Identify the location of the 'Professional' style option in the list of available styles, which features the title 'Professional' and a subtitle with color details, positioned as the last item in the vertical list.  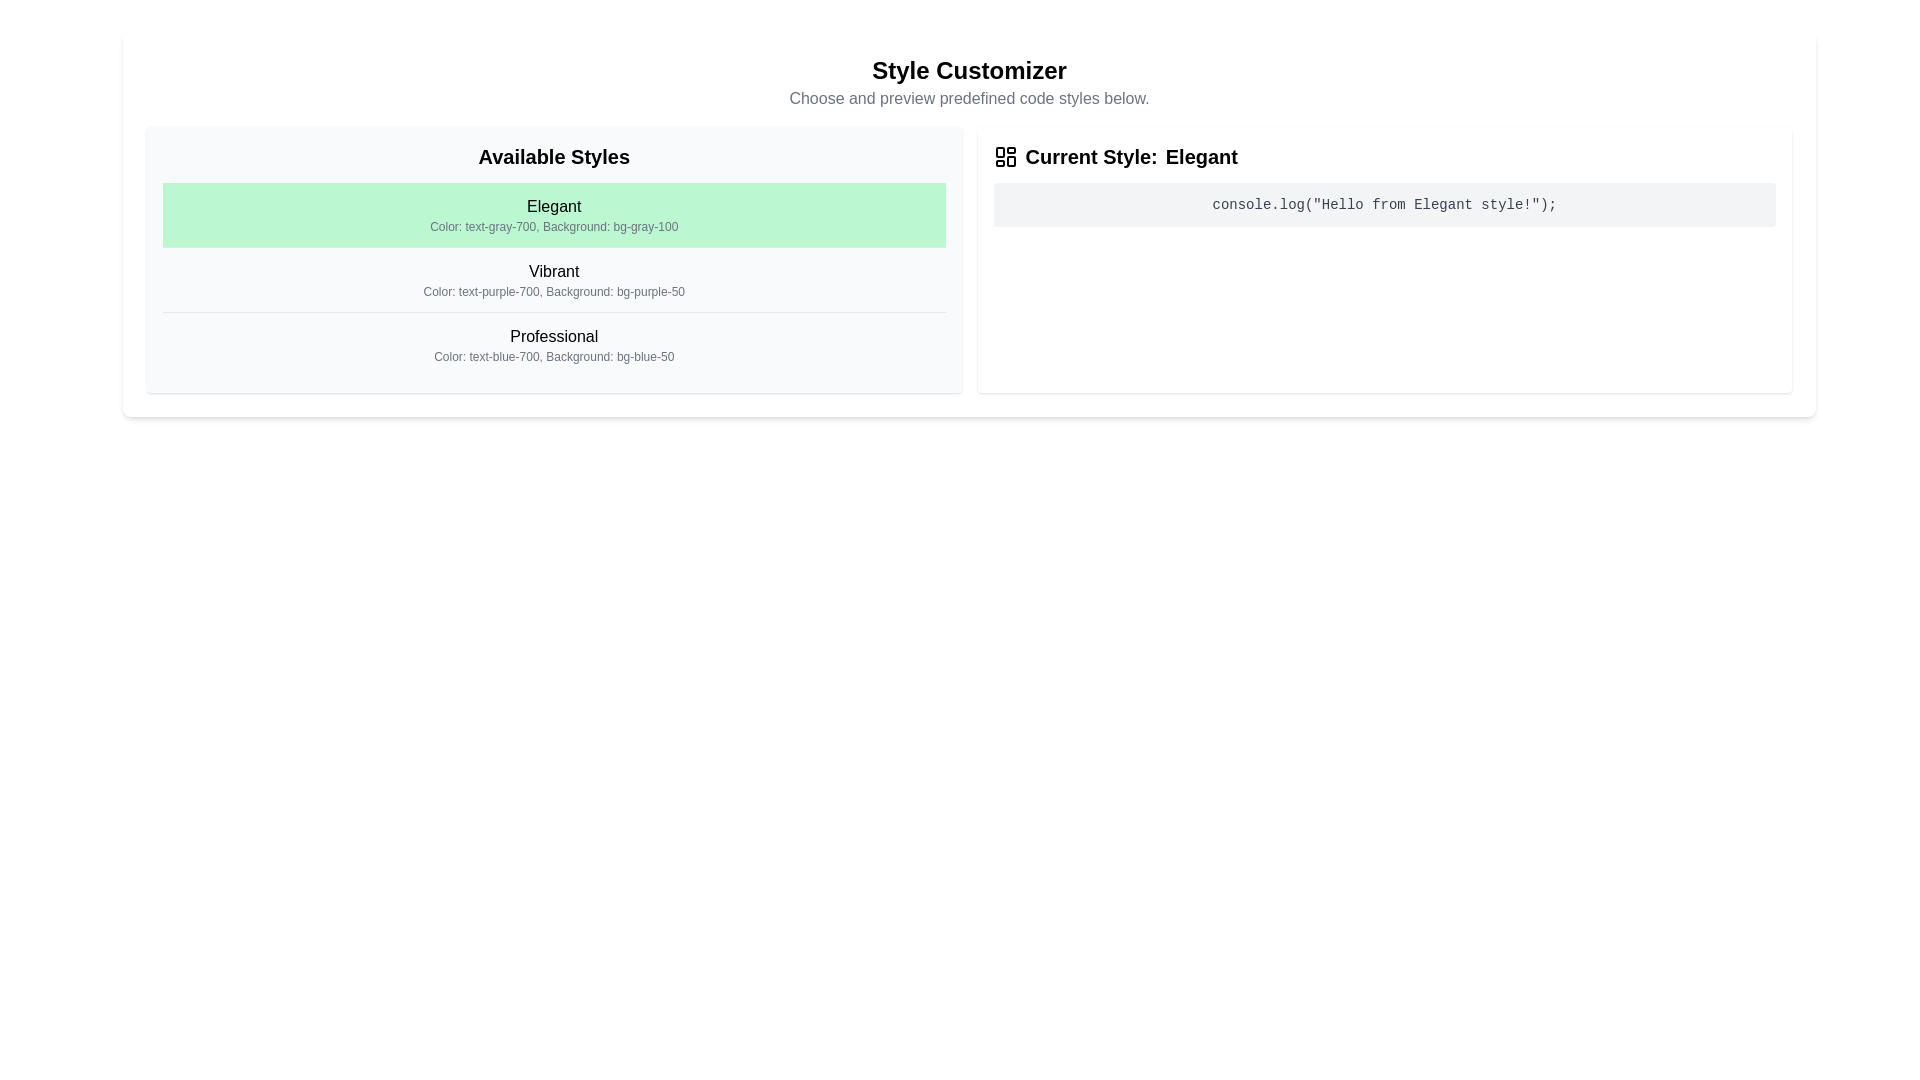
(554, 343).